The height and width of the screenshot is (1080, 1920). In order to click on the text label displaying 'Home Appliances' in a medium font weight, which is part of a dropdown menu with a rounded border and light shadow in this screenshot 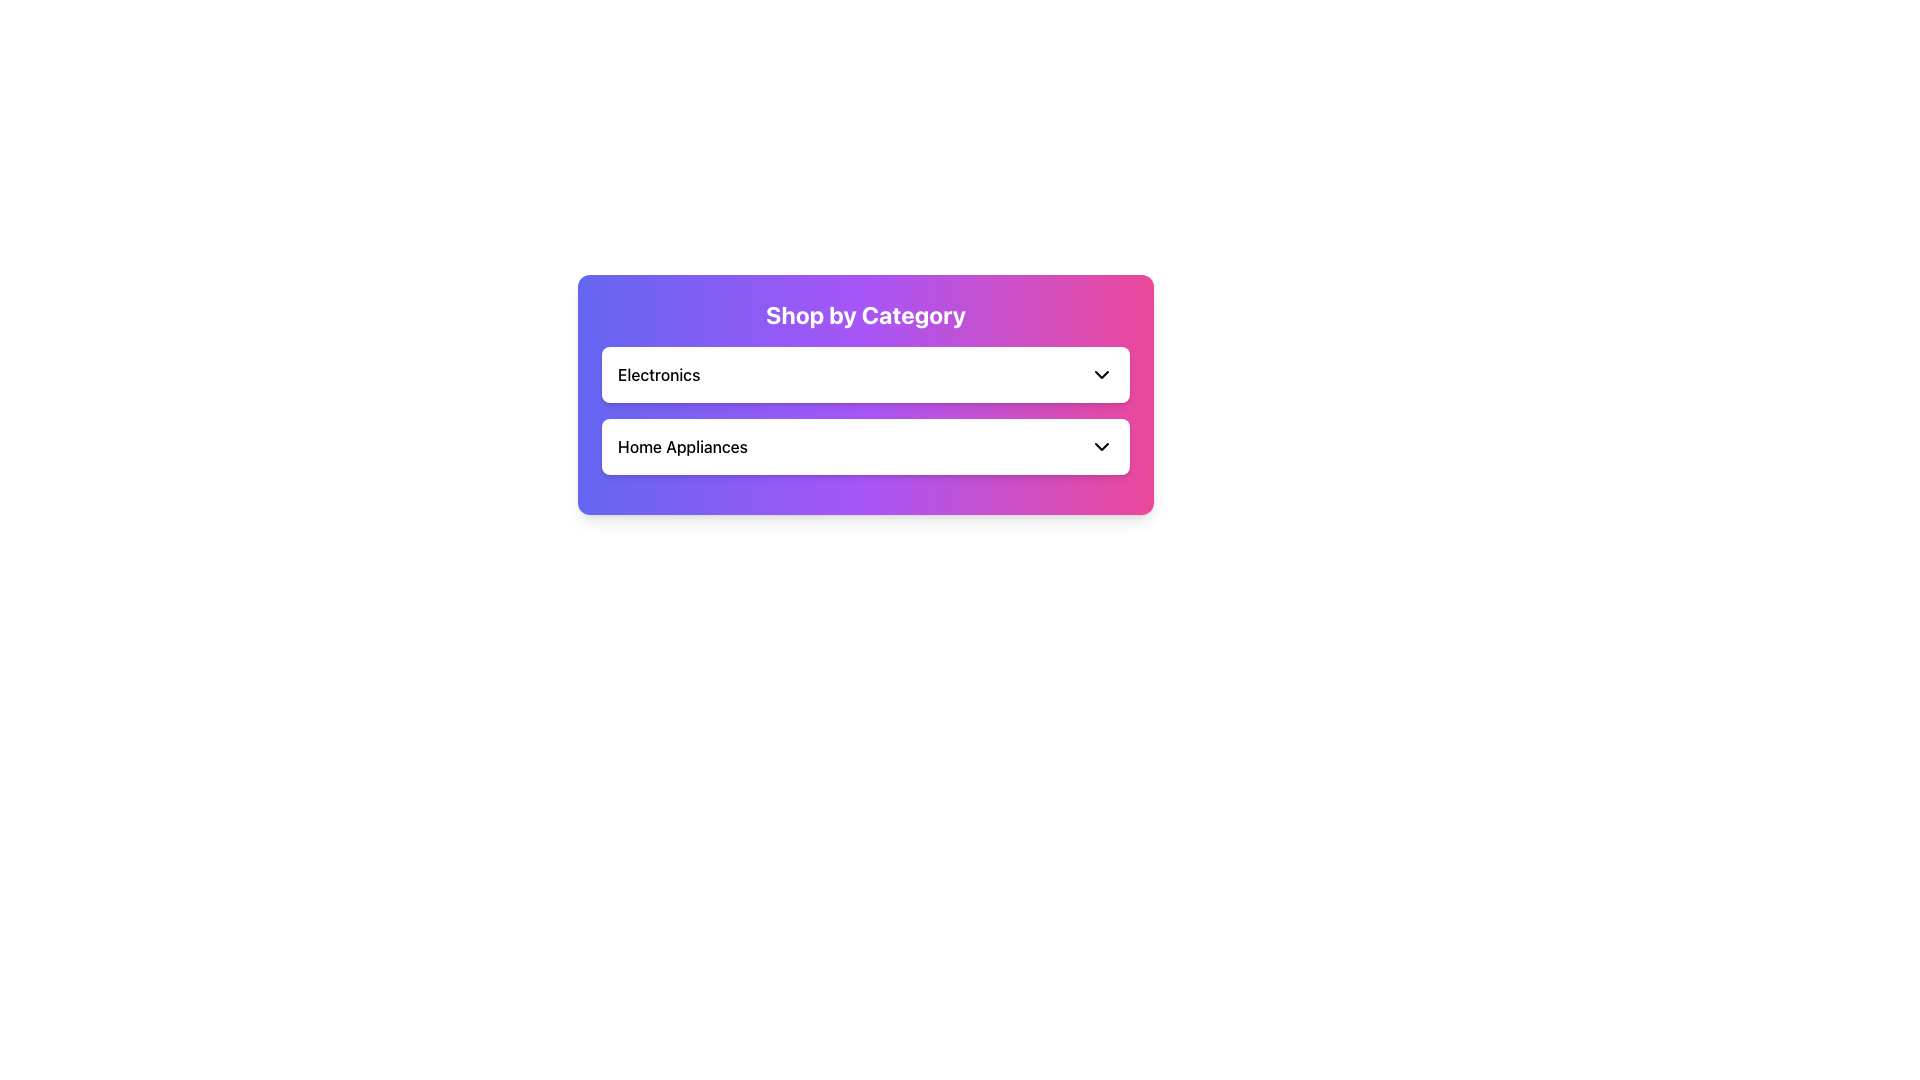, I will do `click(682, 446)`.